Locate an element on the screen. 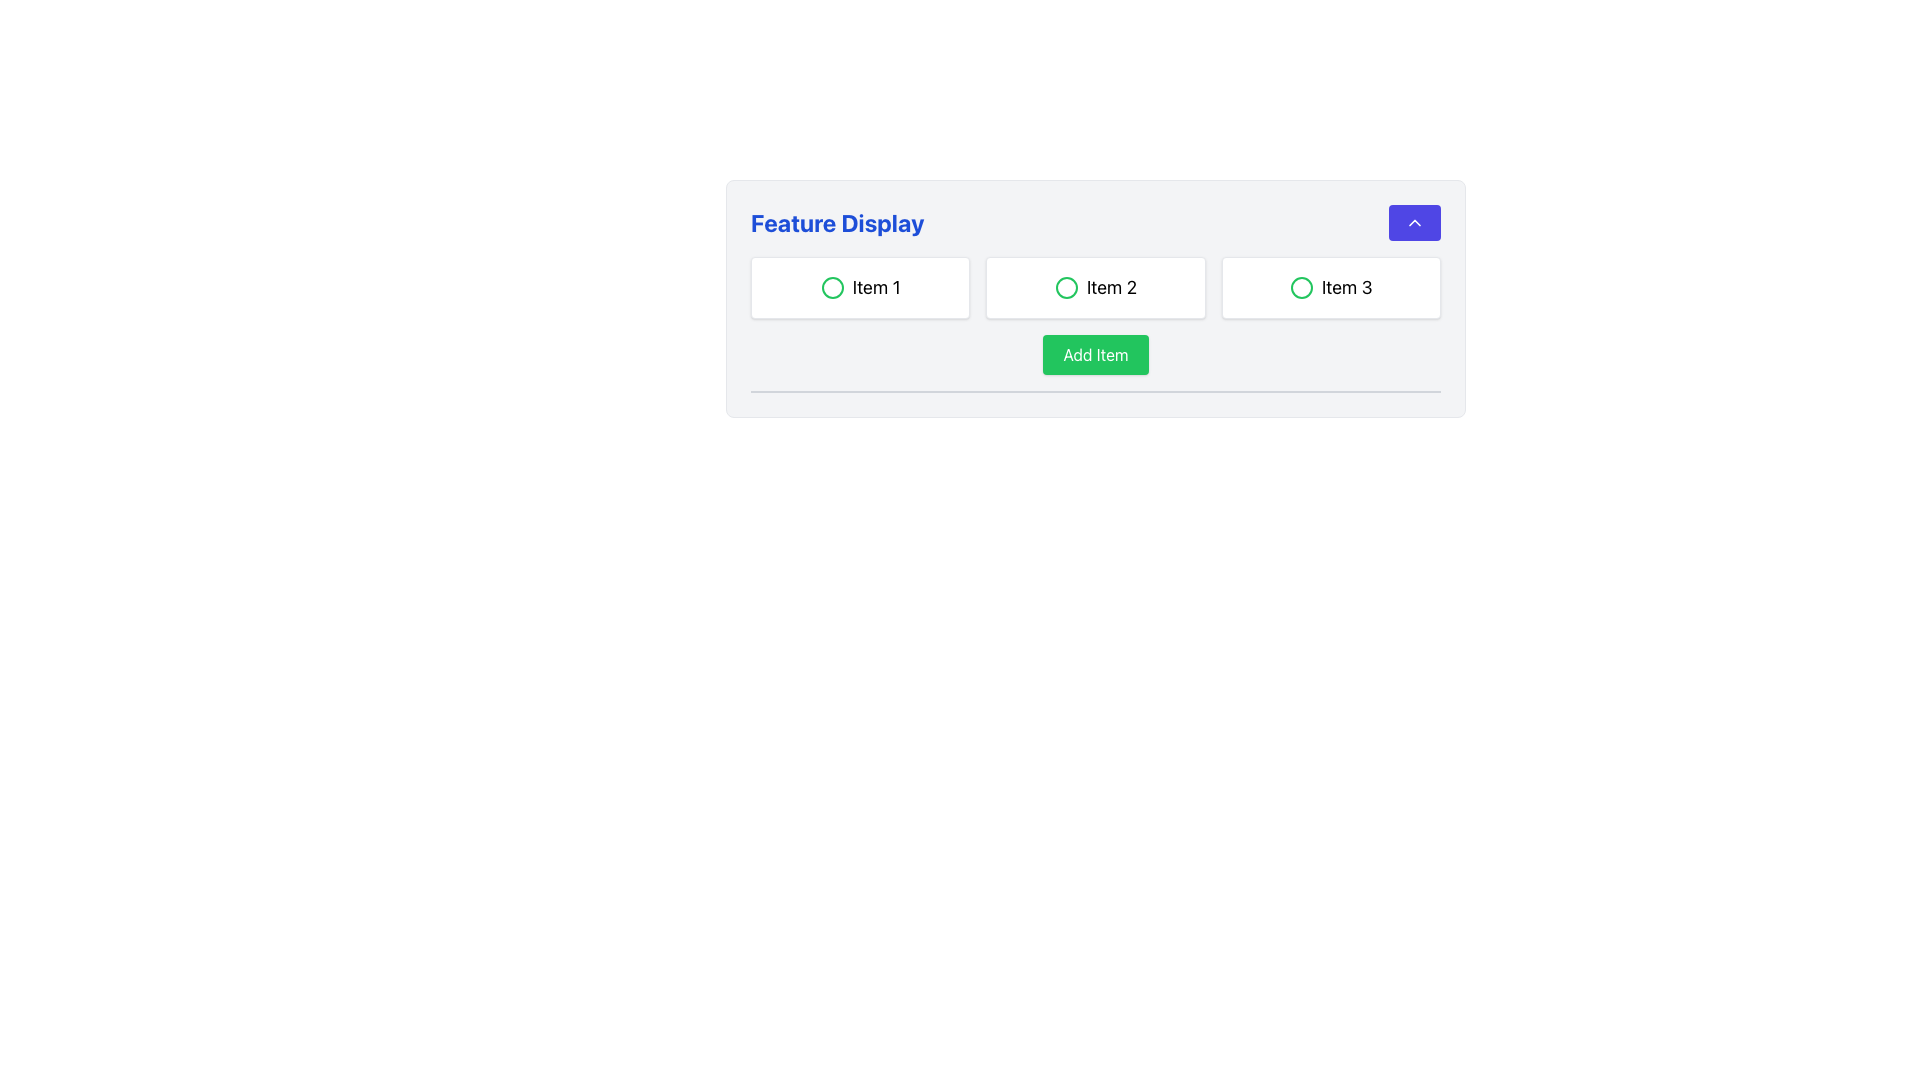 The width and height of the screenshot is (1920, 1080). the static text element displaying 'Feature Display', which is styled with a bold, large font in dark blue, located at the upper left of the card-like interface is located at coordinates (837, 223).